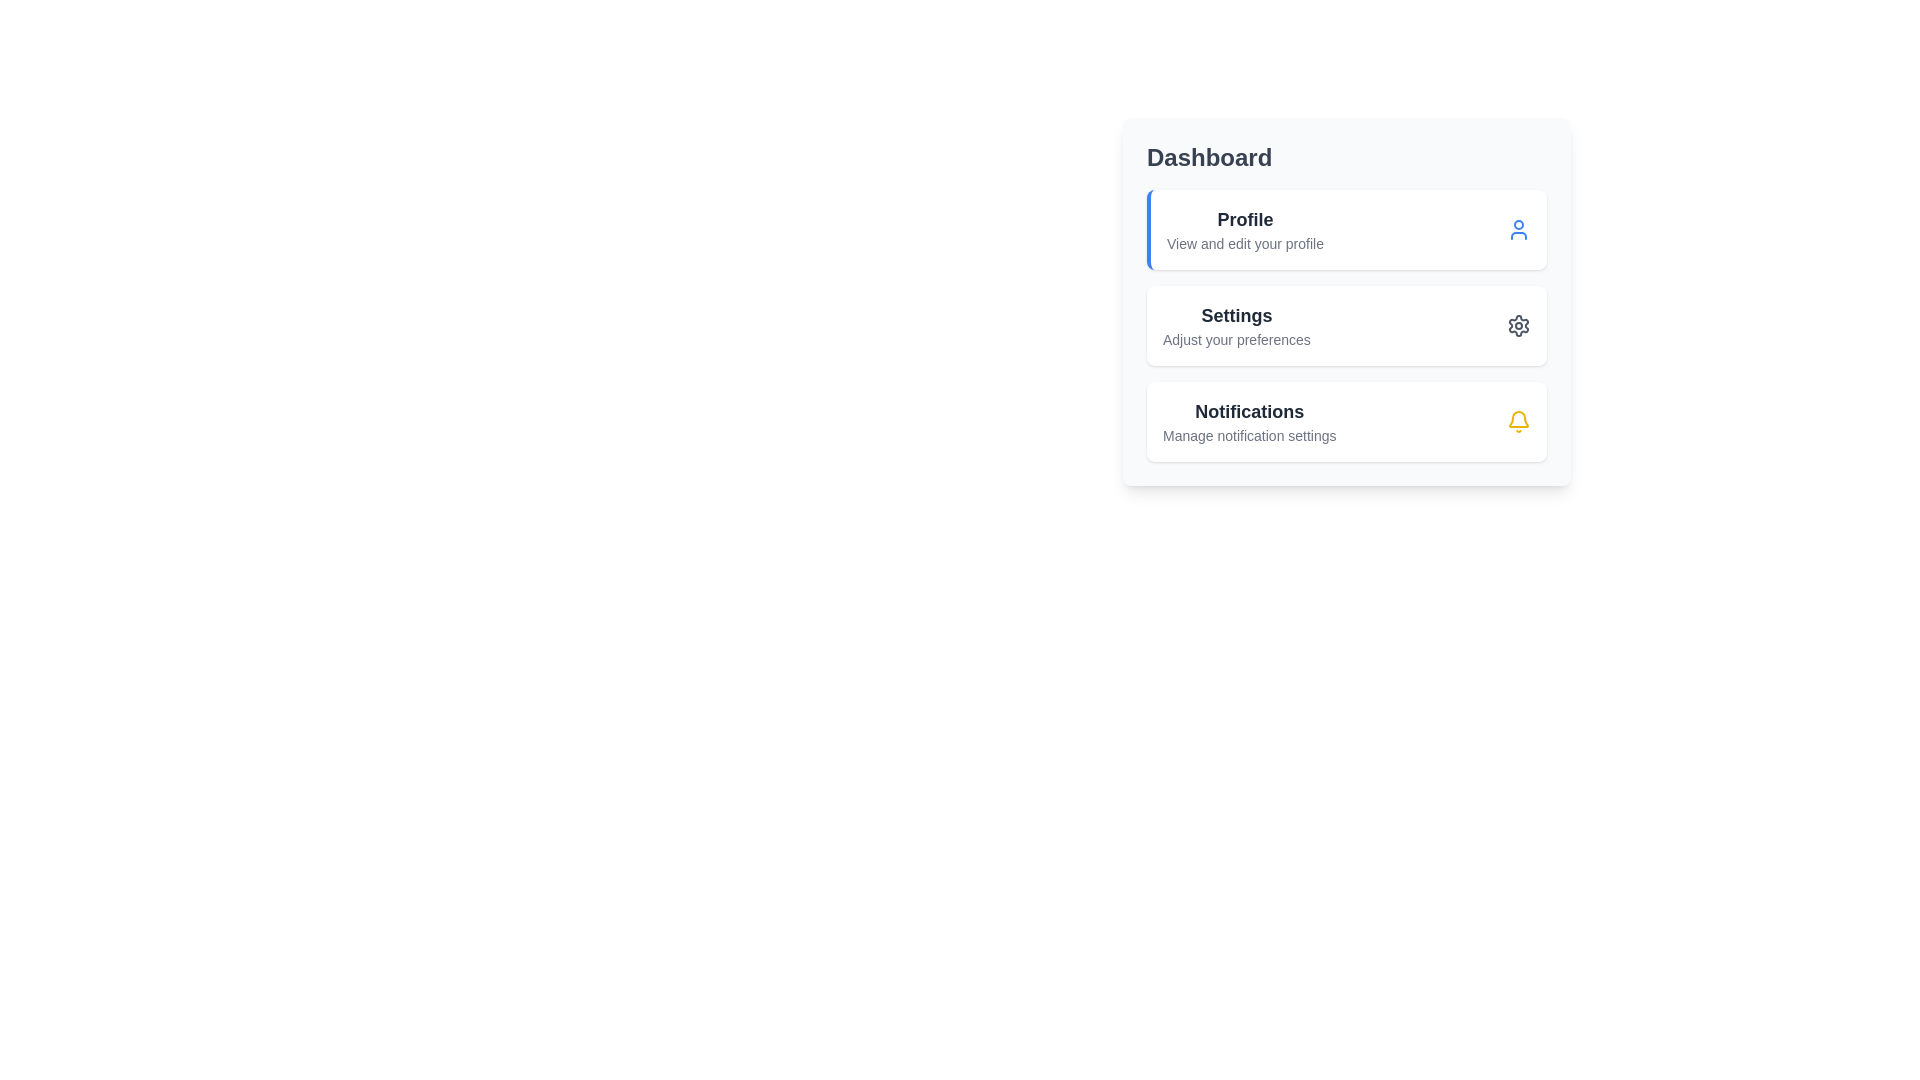  Describe the element at coordinates (1244, 242) in the screenshot. I see `the descriptive text label located directly underneath the 'Profile' label in the 'Dashboard' section` at that location.